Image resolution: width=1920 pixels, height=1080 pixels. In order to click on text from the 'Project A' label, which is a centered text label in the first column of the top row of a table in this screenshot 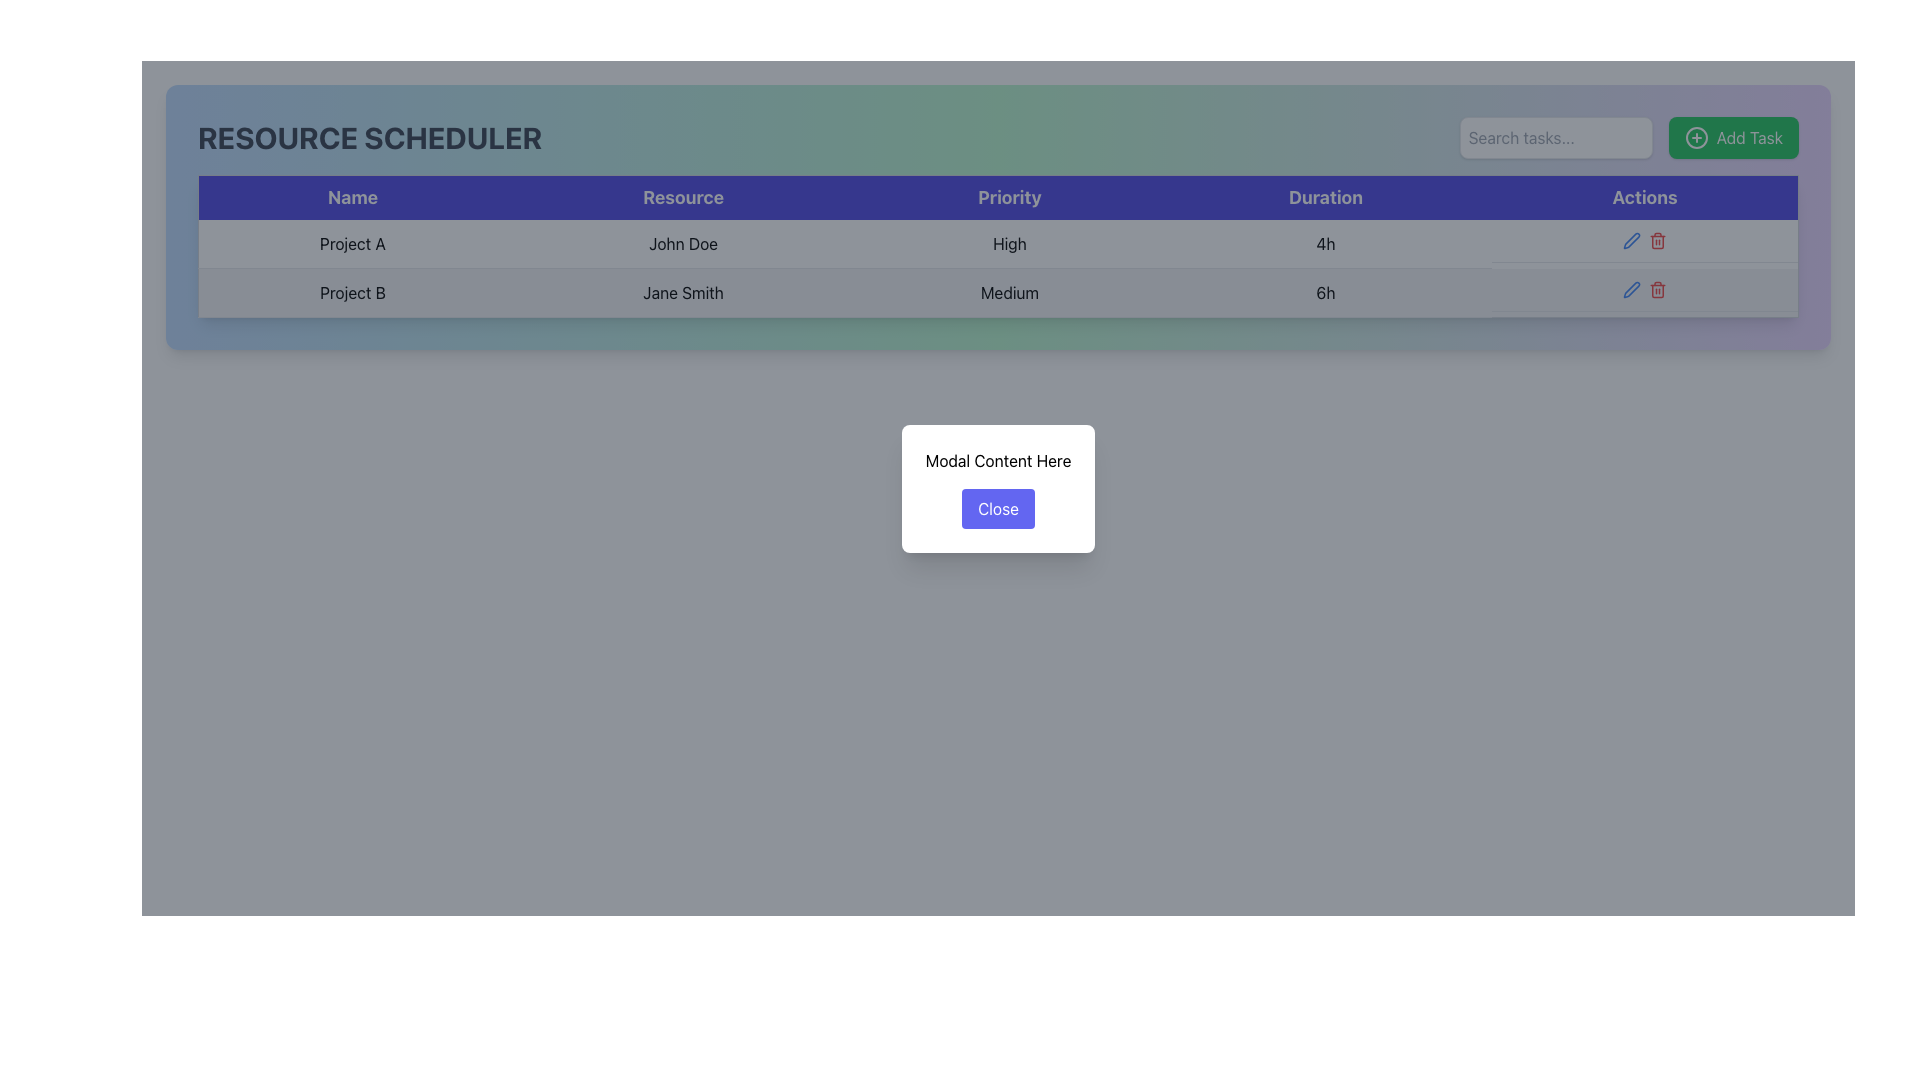, I will do `click(352, 243)`.